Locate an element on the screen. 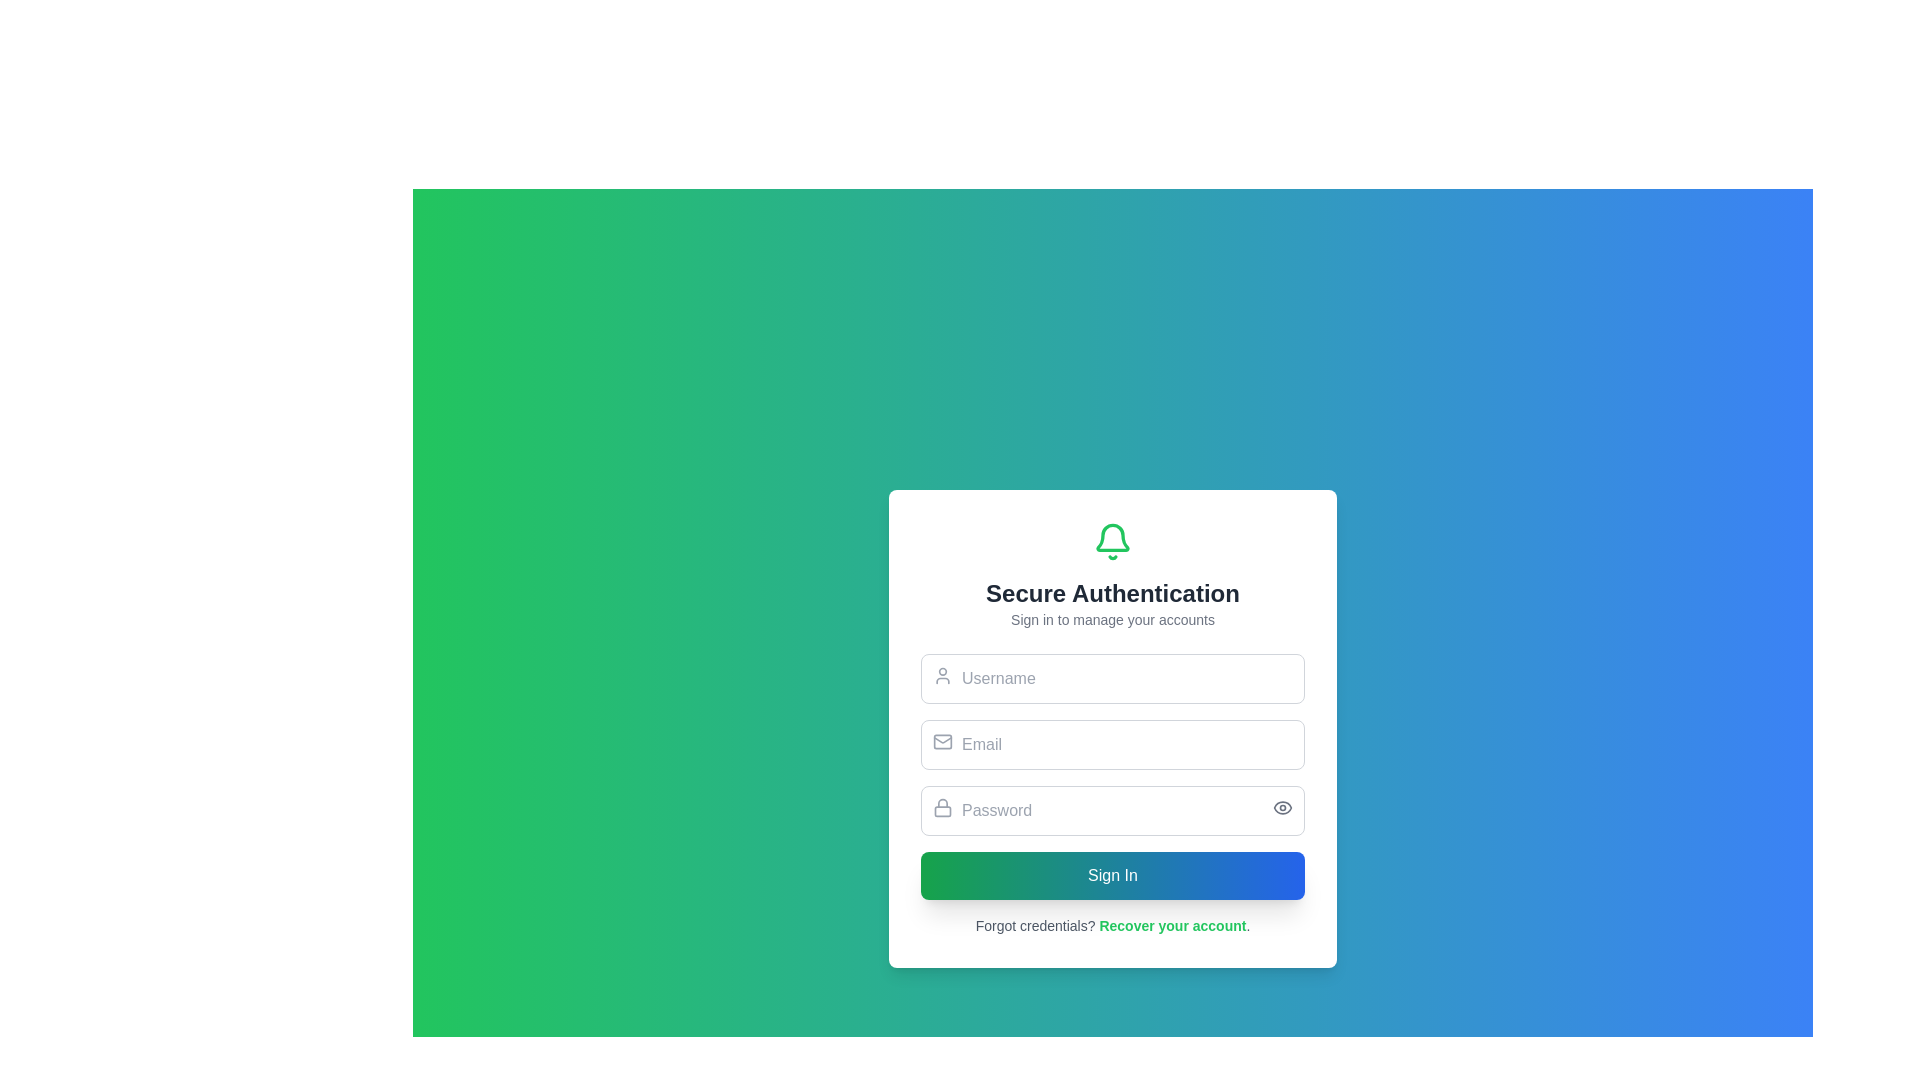  the 'Sign In' button, which is a rectangular button with a gradient background from green to blue, located at the bottom of the authentication popup is located at coordinates (1112, 874).